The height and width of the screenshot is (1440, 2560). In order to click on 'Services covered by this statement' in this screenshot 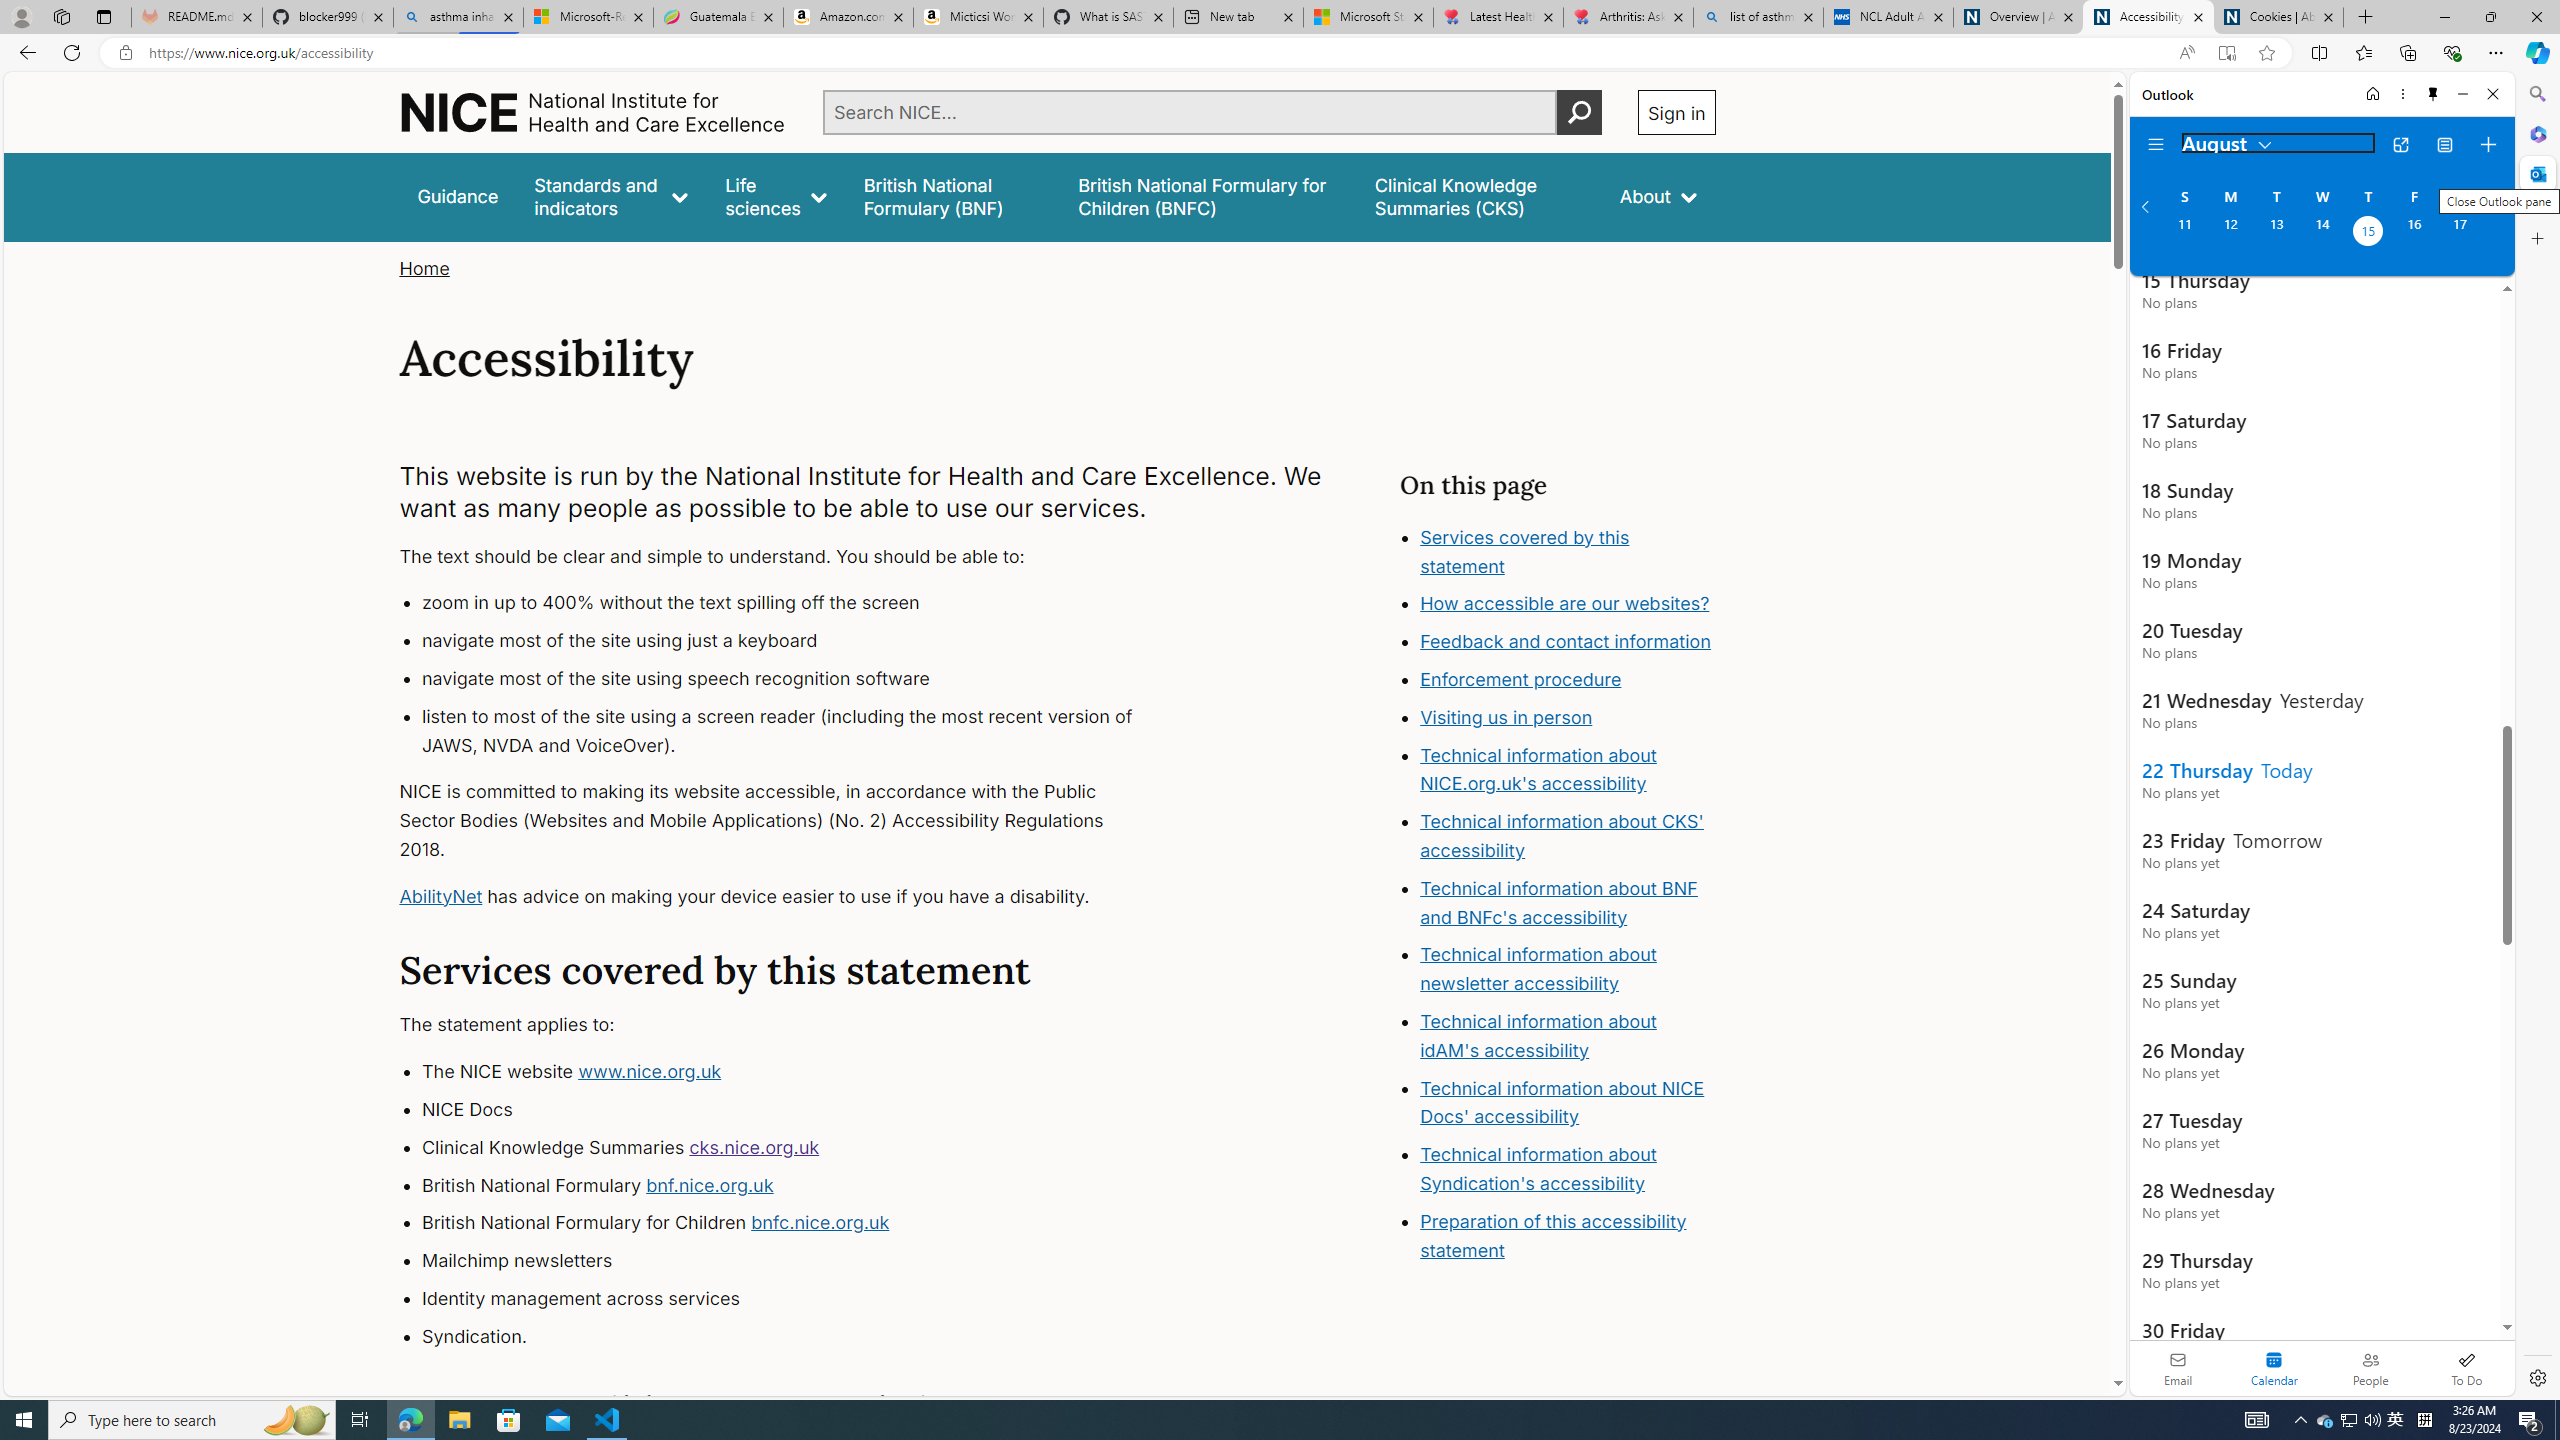, I will do `click(1524, 551)`.